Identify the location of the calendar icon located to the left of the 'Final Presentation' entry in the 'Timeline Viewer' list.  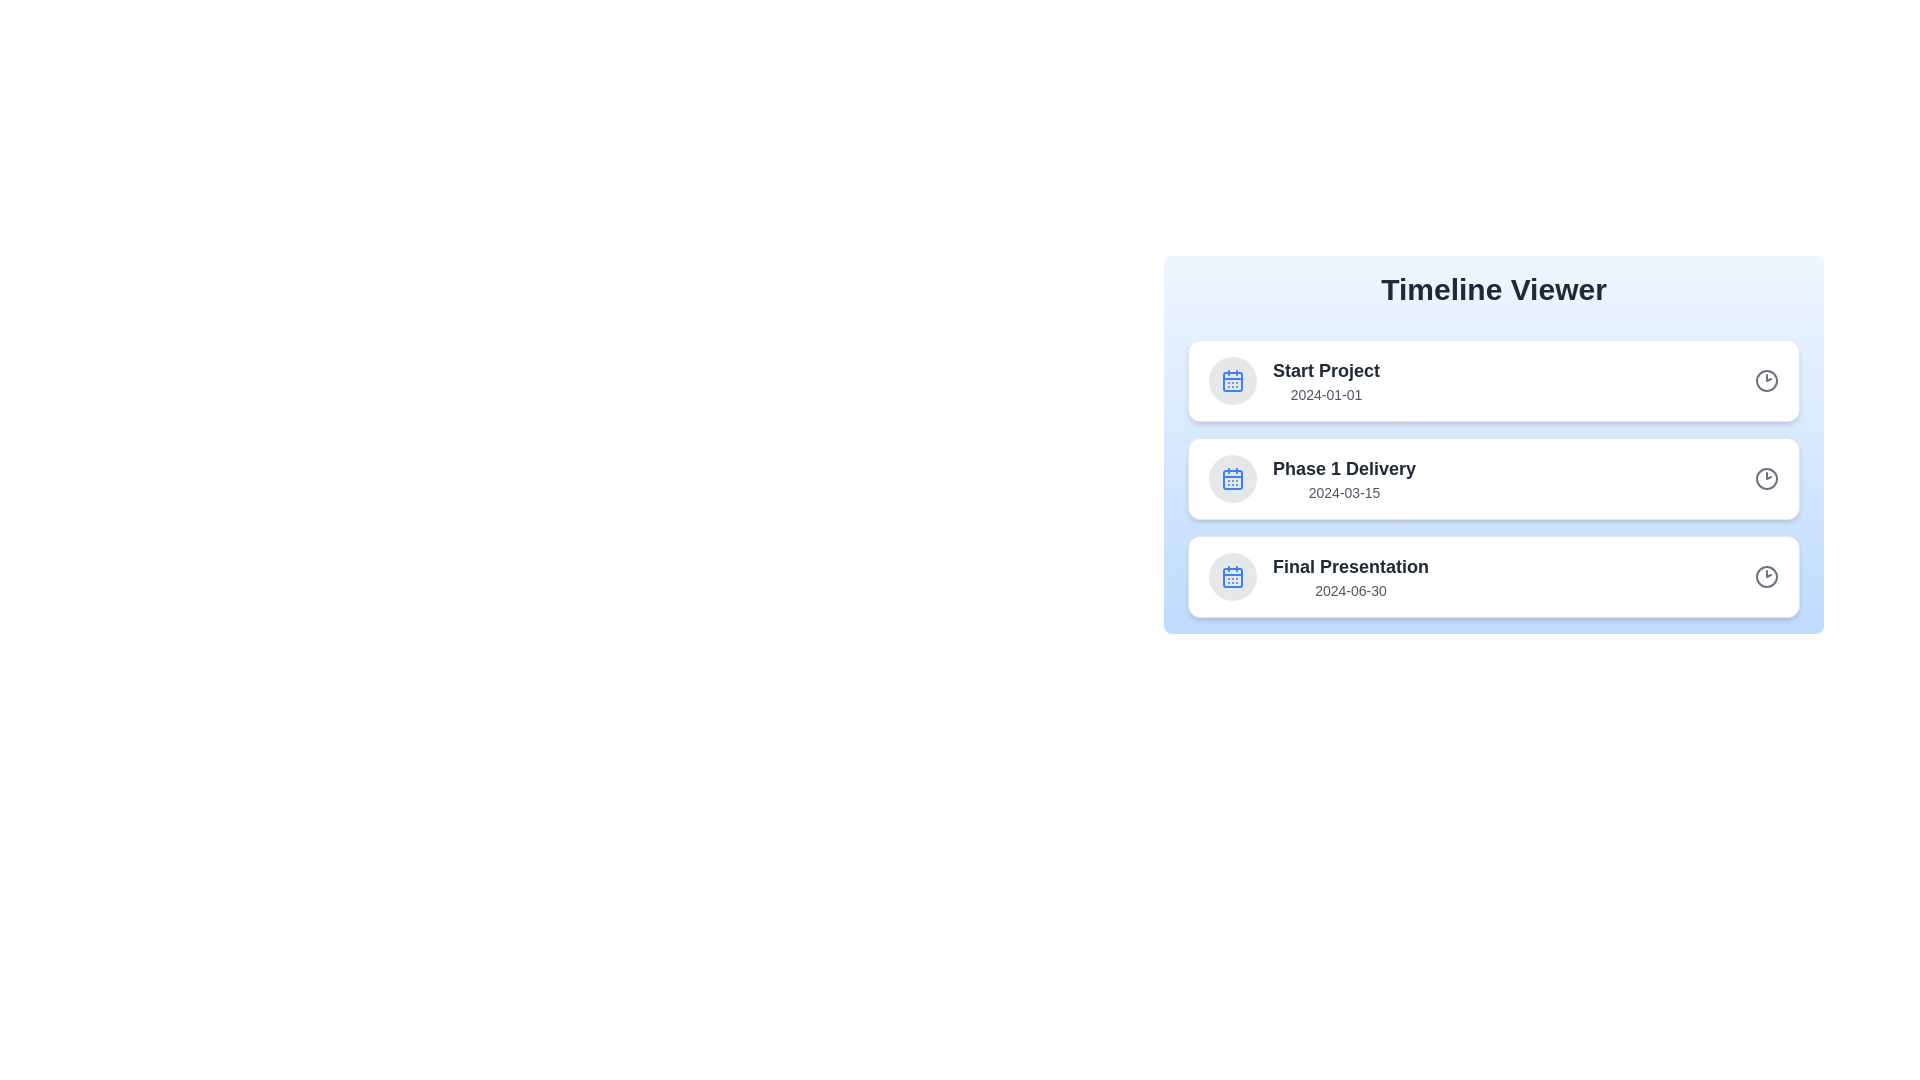
(1232, 577).